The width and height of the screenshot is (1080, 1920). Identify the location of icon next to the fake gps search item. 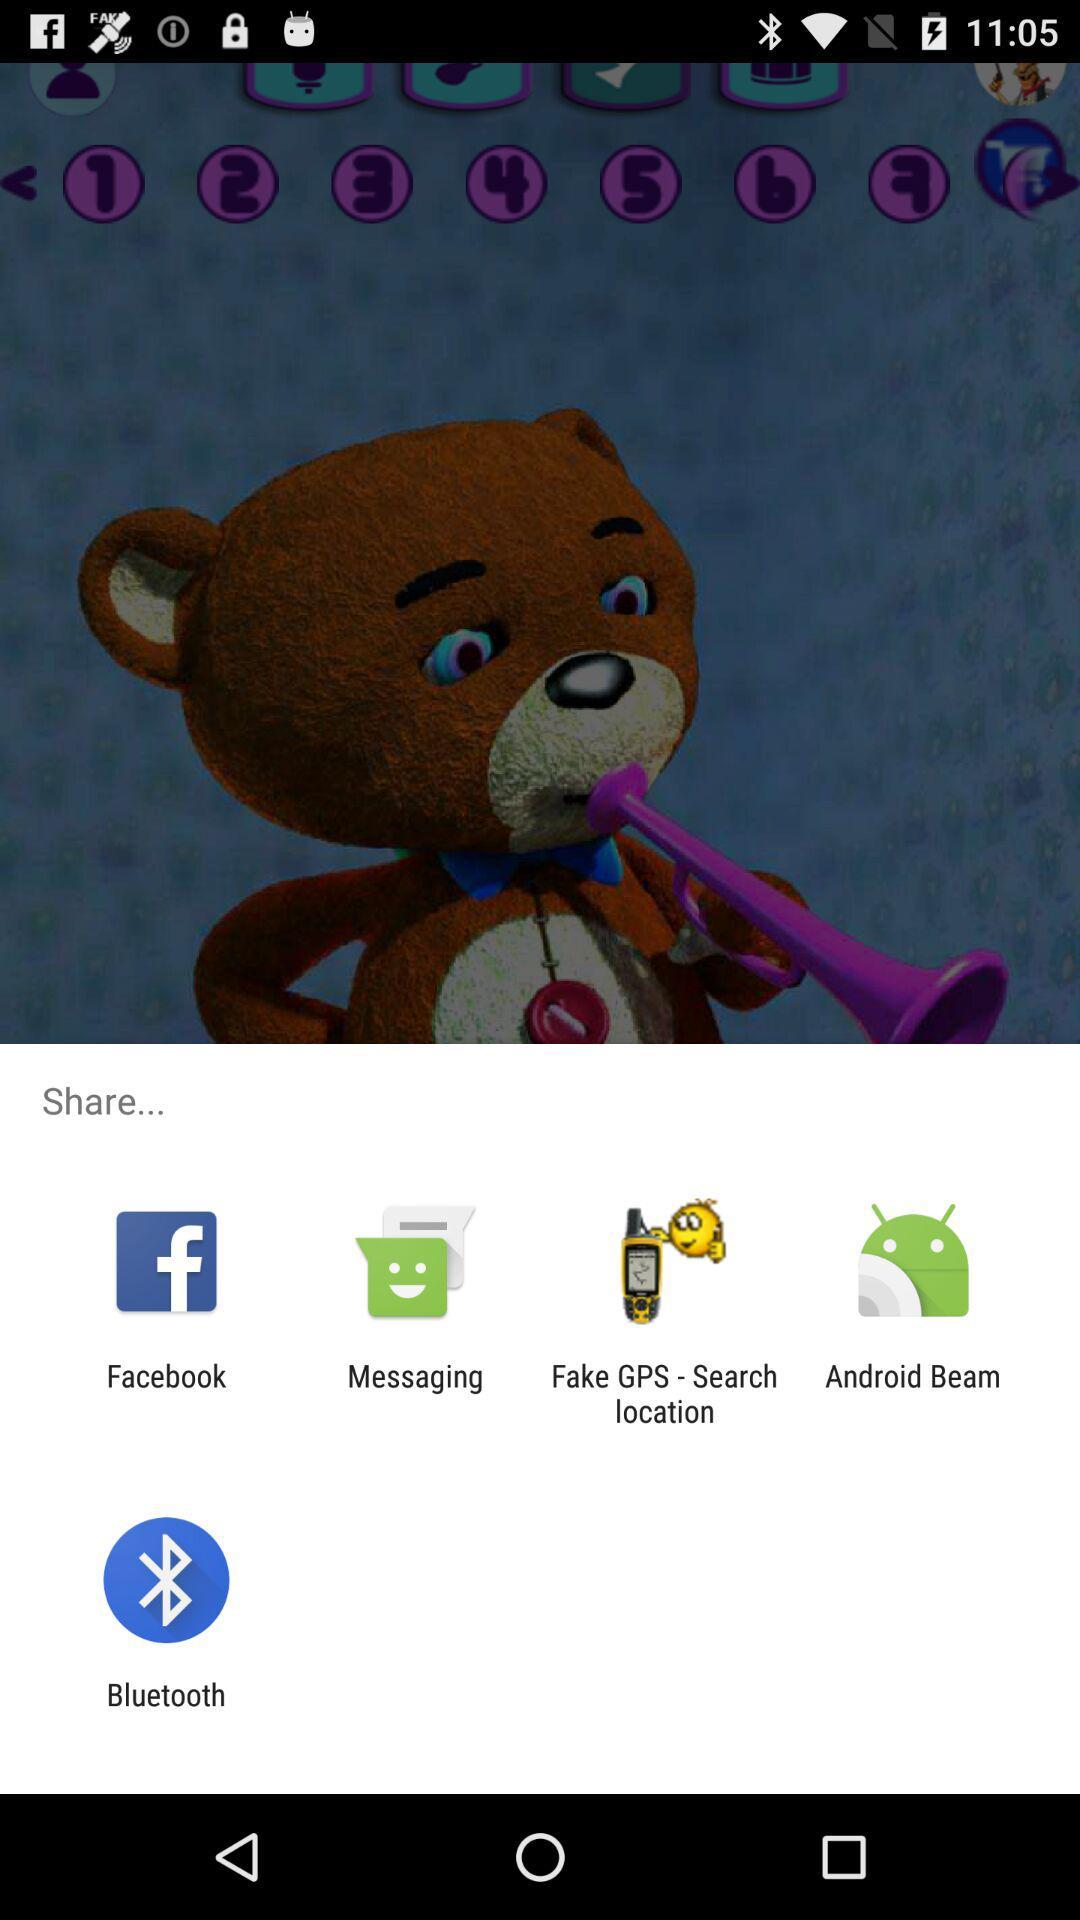
(414, 1392).